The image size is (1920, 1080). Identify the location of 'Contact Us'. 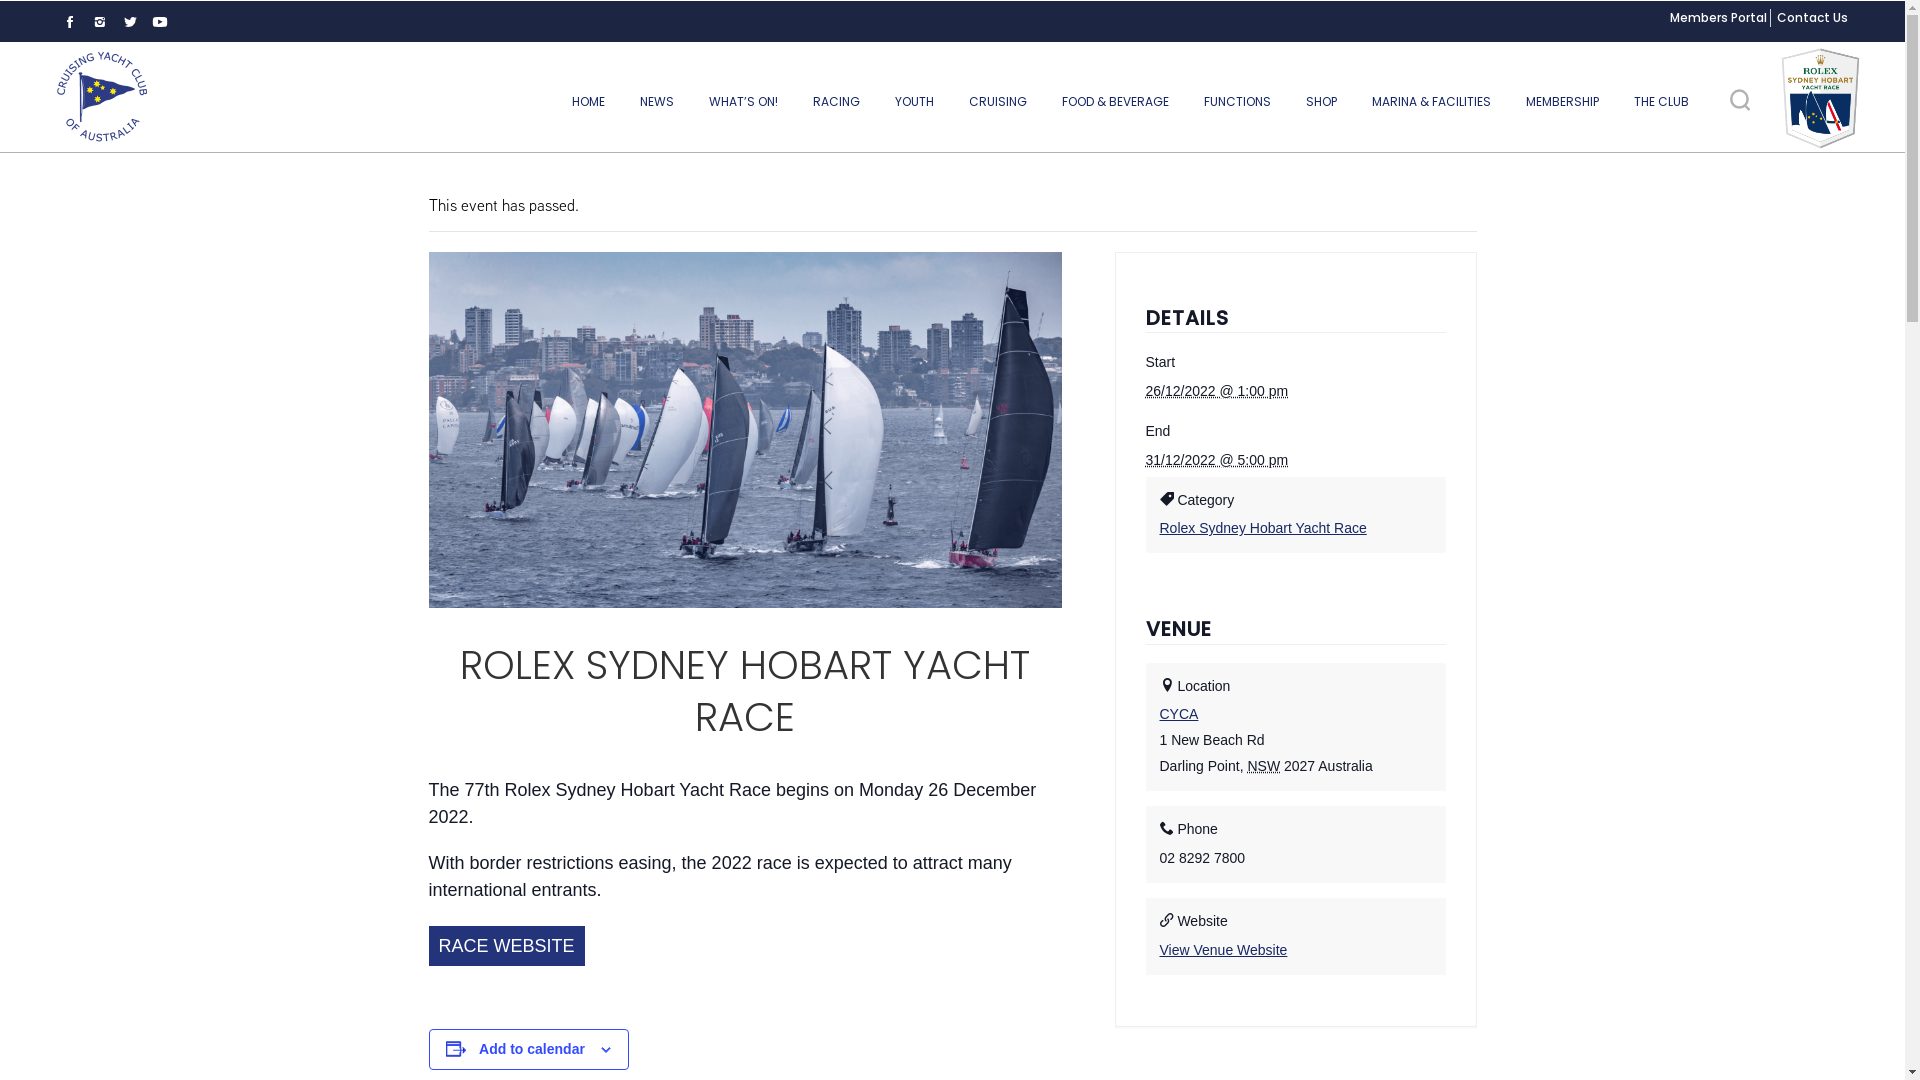
(1812, 17).